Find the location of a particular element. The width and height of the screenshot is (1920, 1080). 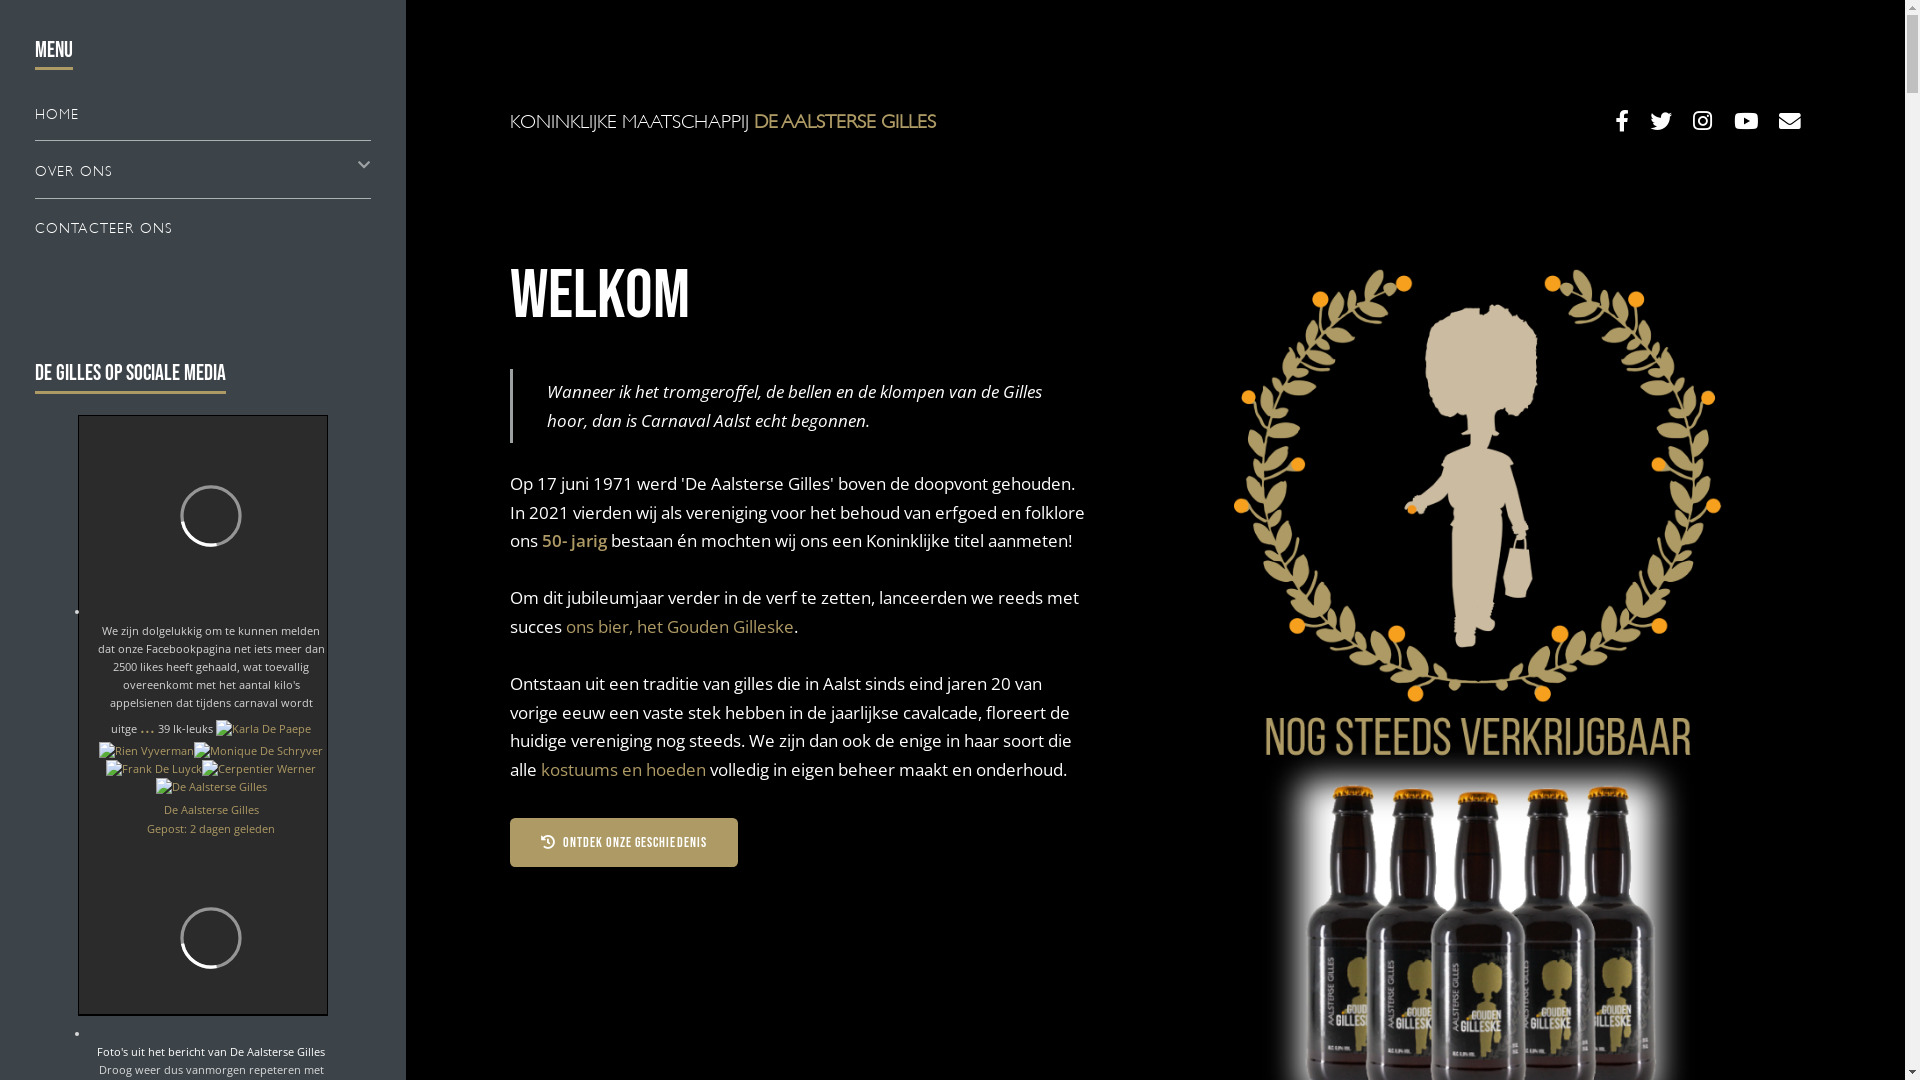

'Karla De Paepe' is located at coordinates (262, 729).